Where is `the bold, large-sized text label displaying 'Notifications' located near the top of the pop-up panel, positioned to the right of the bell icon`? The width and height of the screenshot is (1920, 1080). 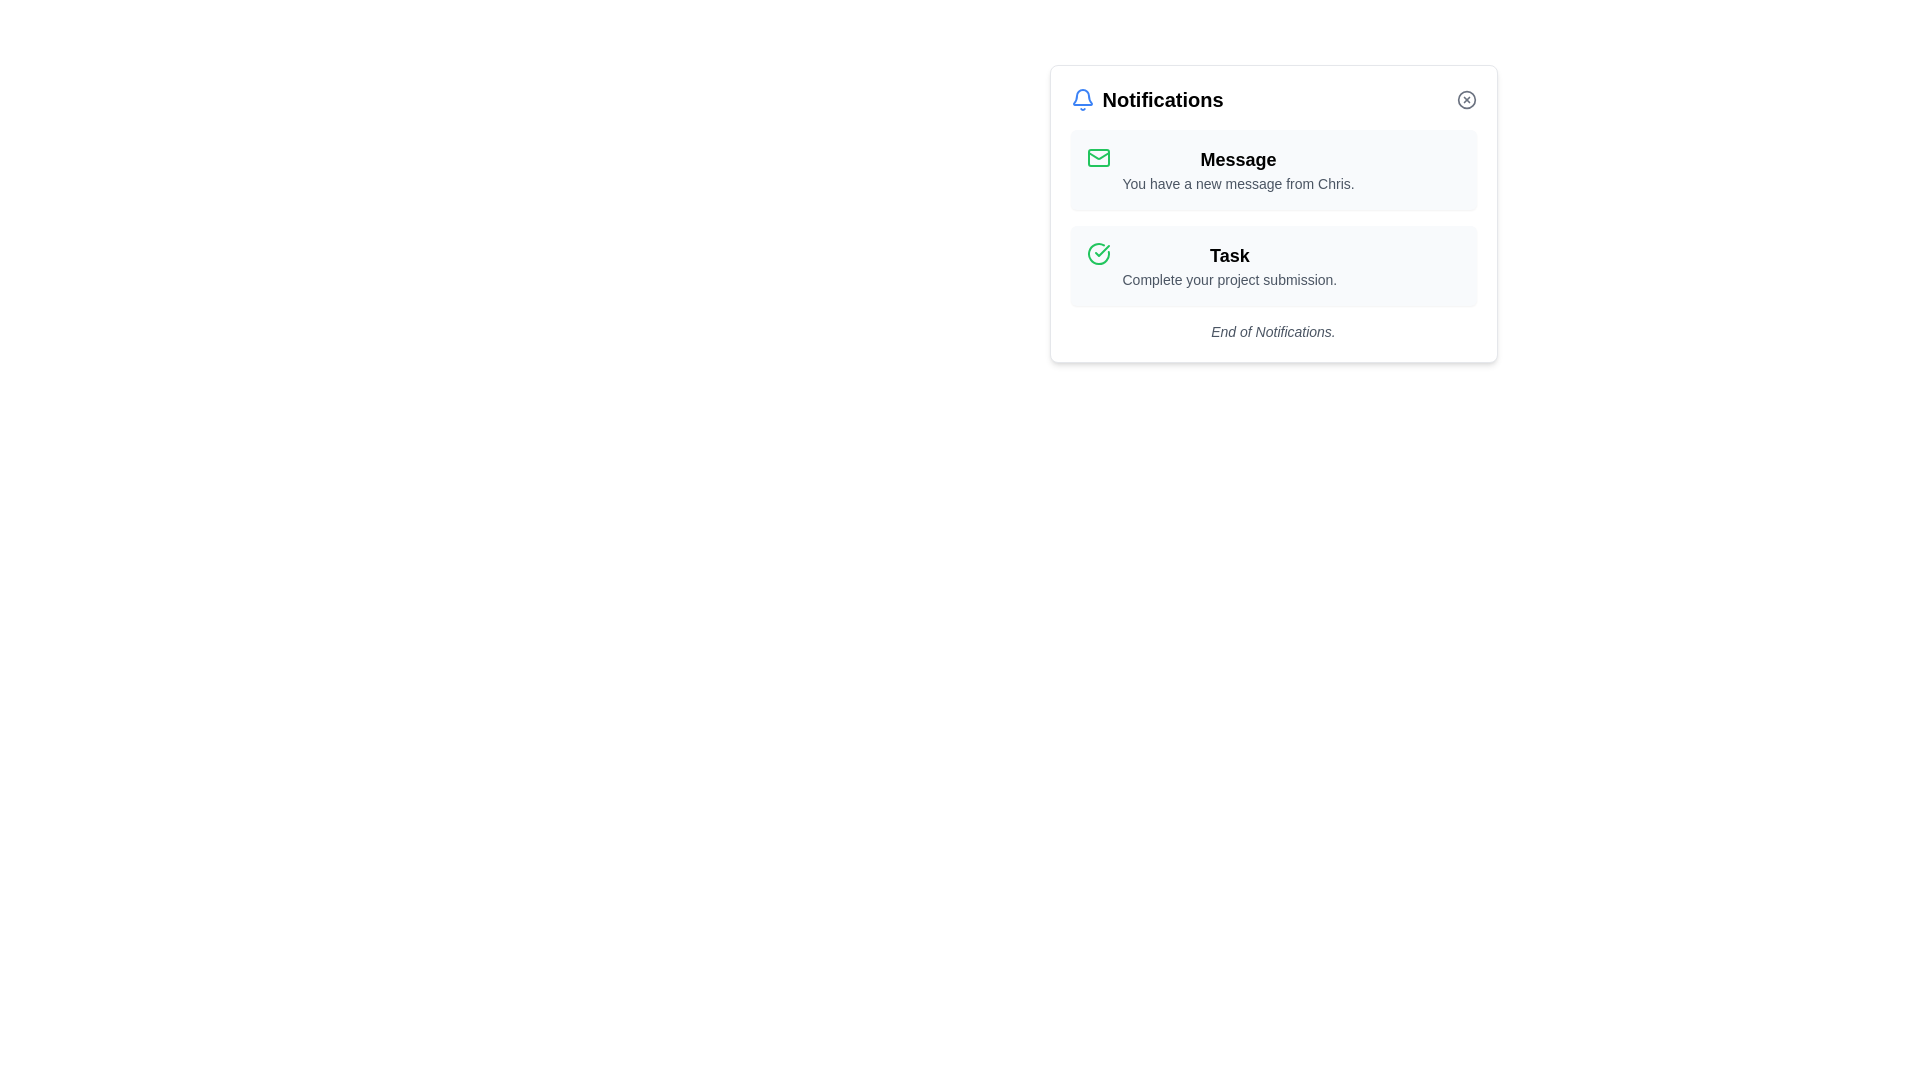 the bold, large-sized text label displaying 'Notifications' located near the top of the pop-up panel, positioned to the right of the bell icon is located at coordinates (1163, 100).